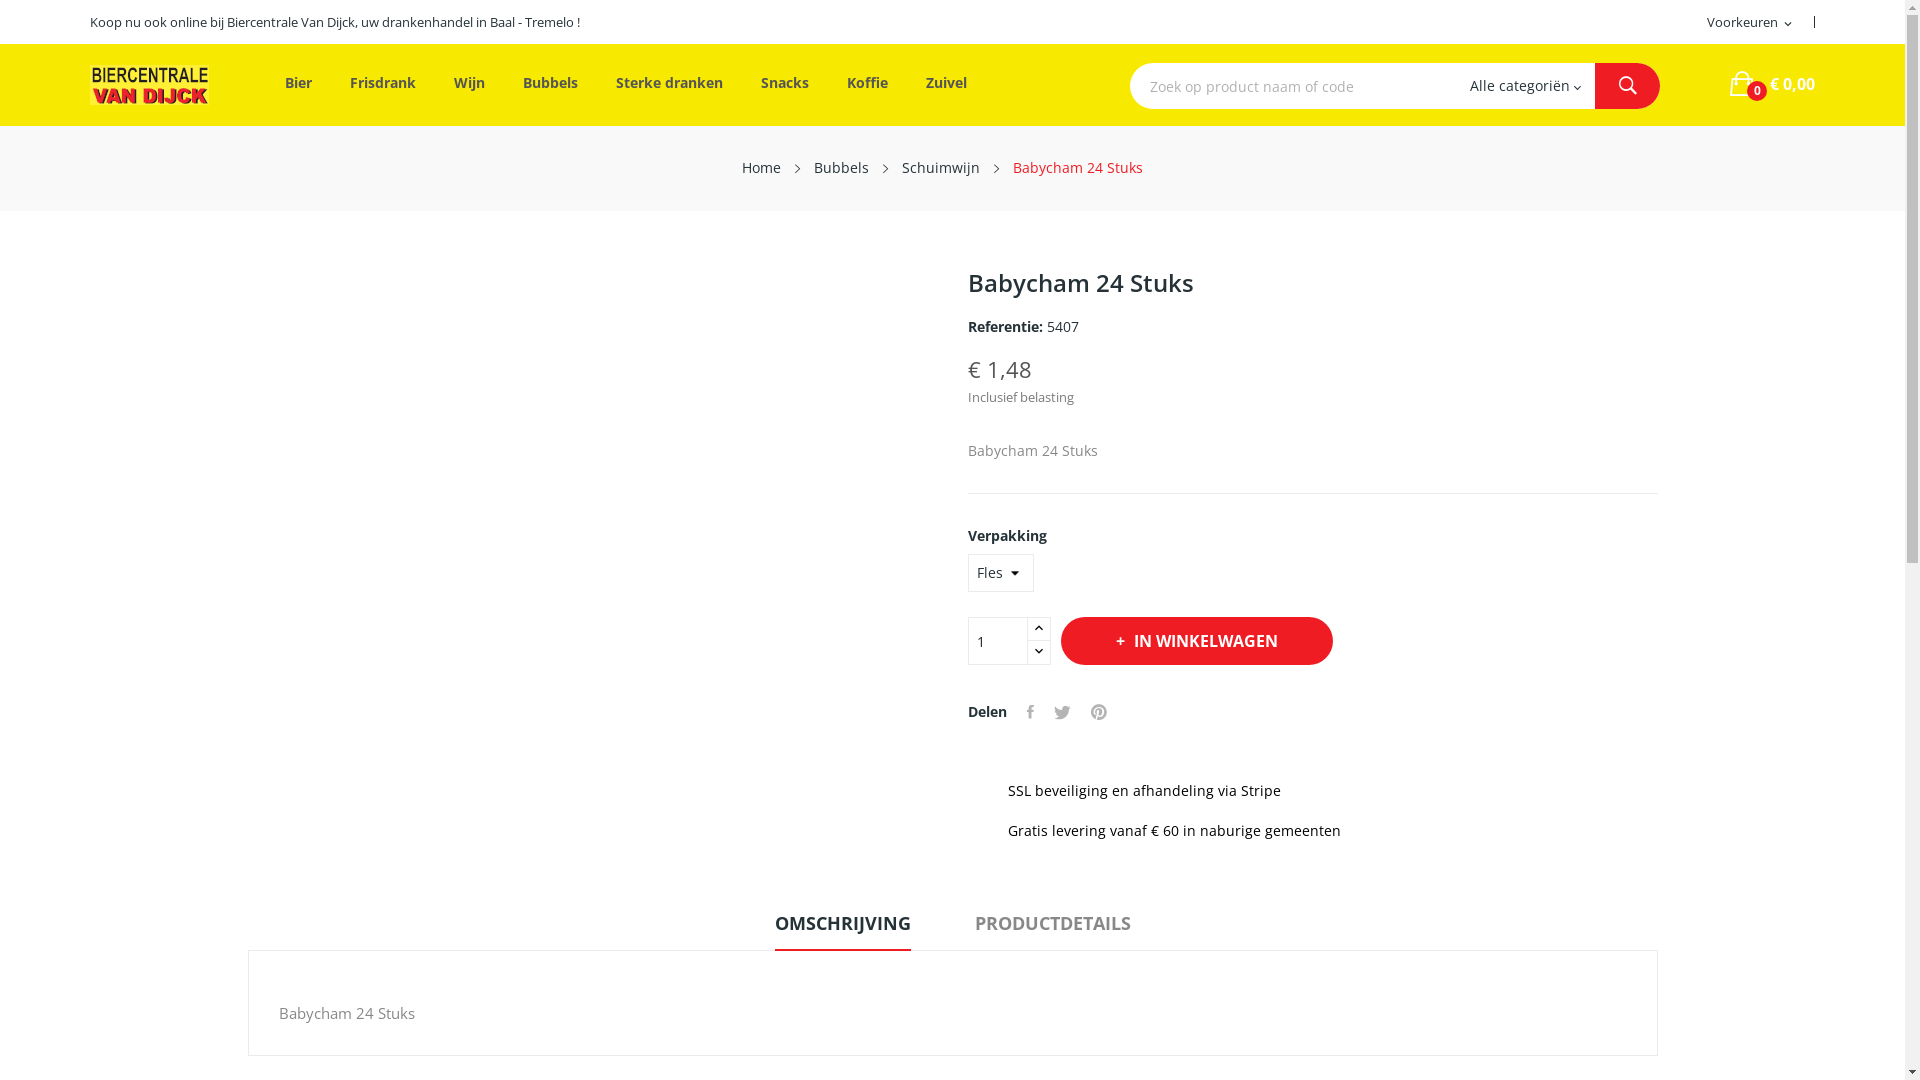 This screenshot has height=1080, width=1920. I want to click on 'Koffie', so click(867, 83).